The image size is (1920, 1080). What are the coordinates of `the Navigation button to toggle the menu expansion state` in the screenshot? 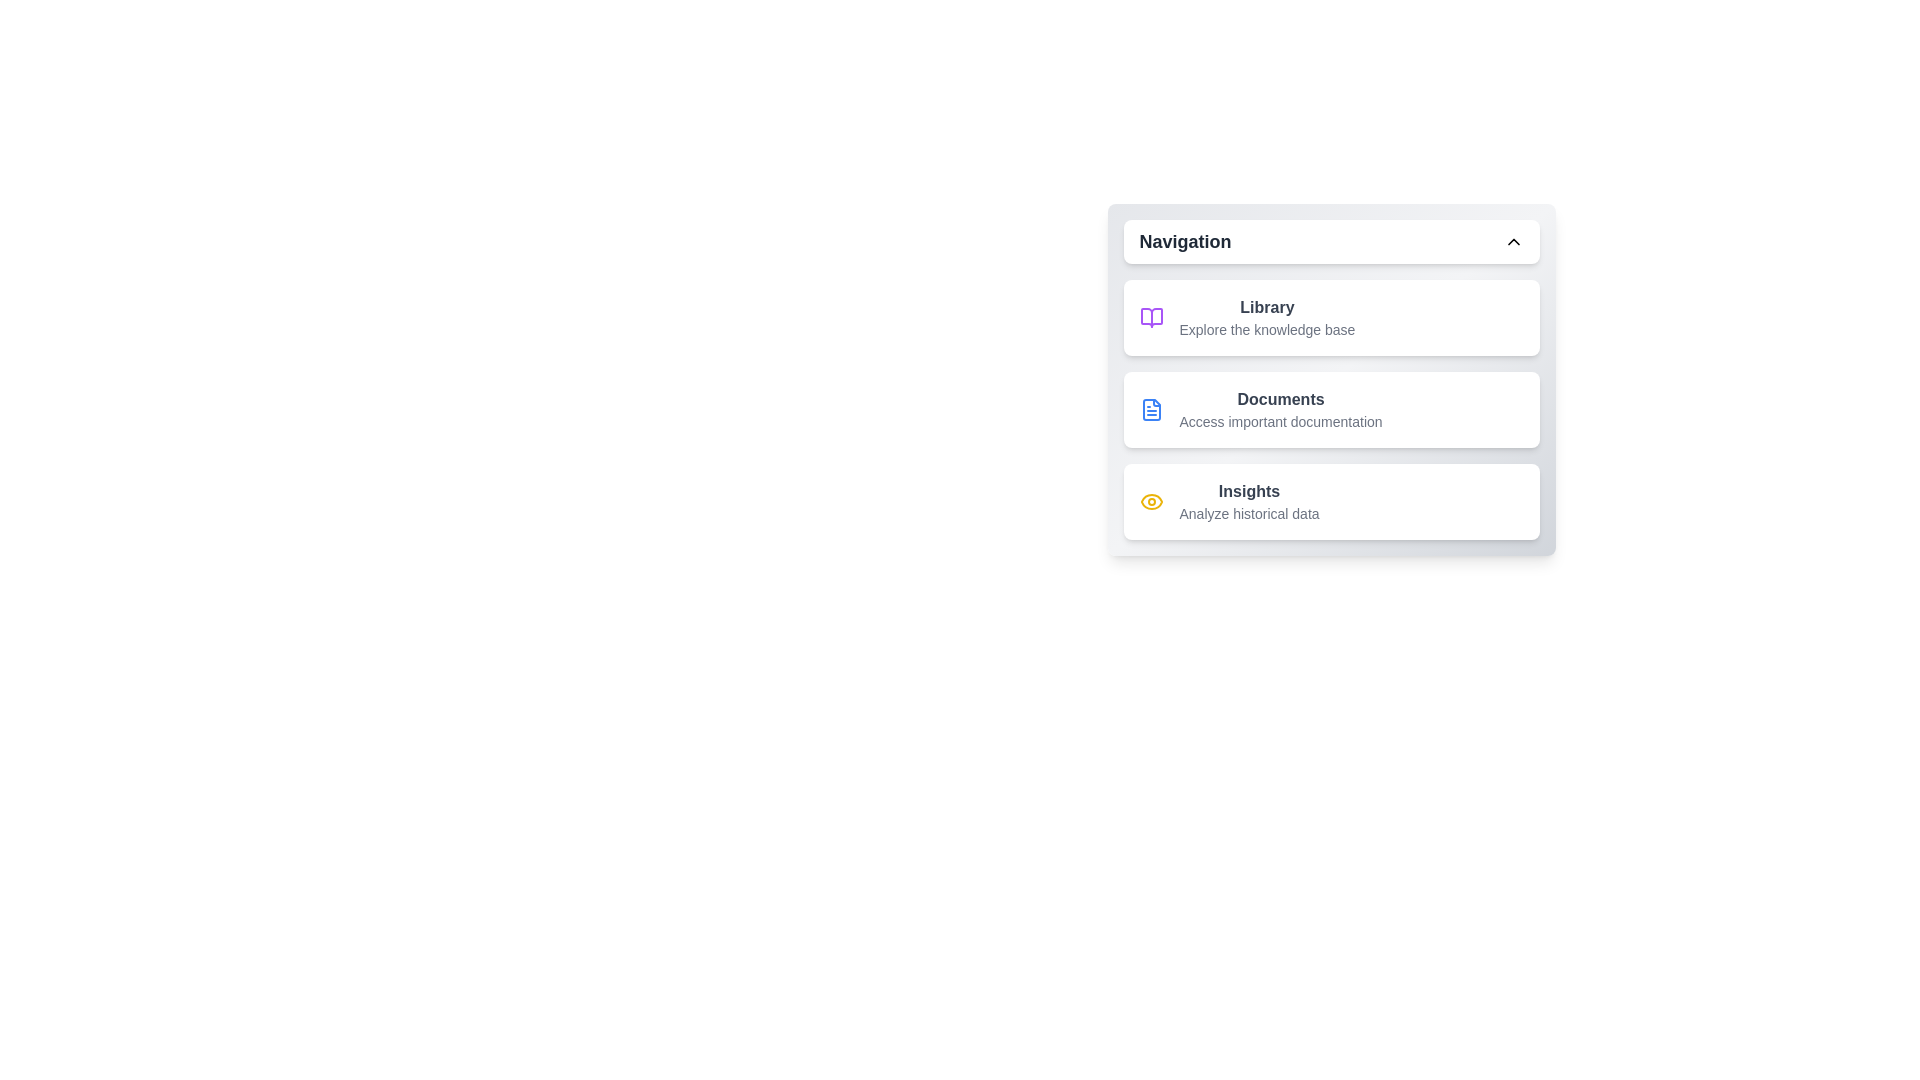 It's located at (1331, 241).